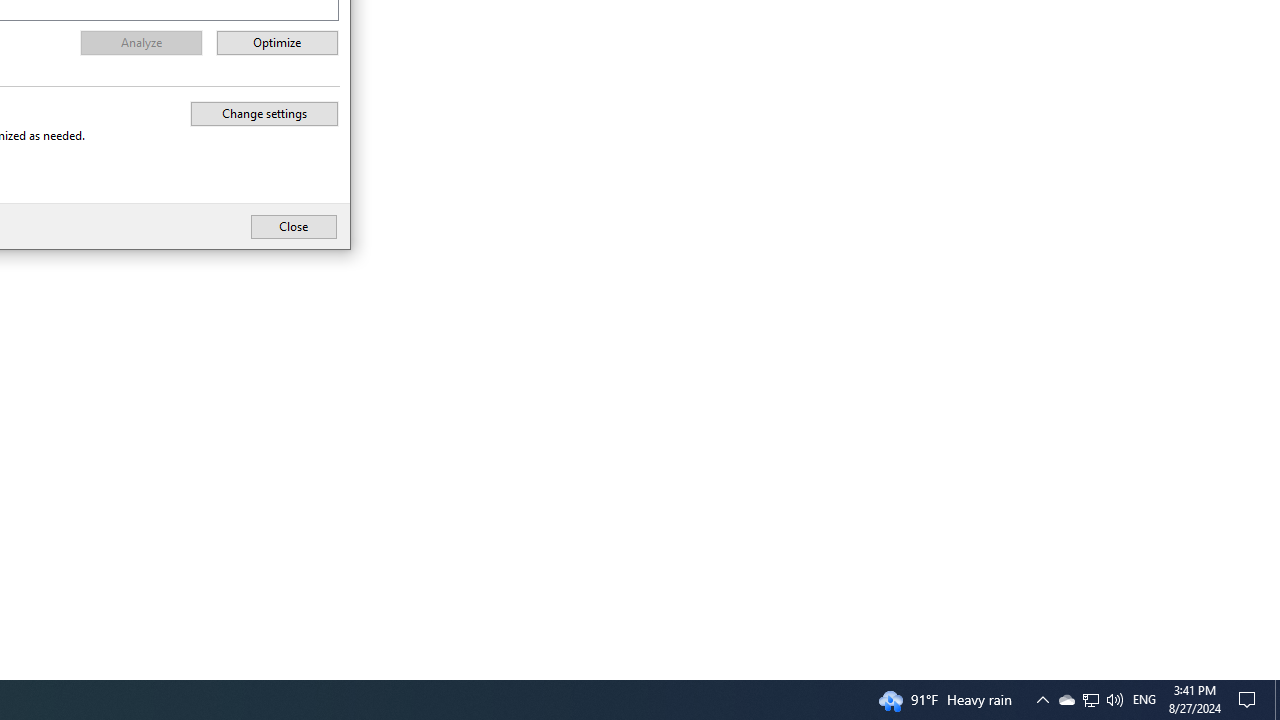 This screenshot has height=720, width=1280. What do you see at coordinates (292, 225) in the screenshot?
I see `'Close'` at bounding box center [292, 225].